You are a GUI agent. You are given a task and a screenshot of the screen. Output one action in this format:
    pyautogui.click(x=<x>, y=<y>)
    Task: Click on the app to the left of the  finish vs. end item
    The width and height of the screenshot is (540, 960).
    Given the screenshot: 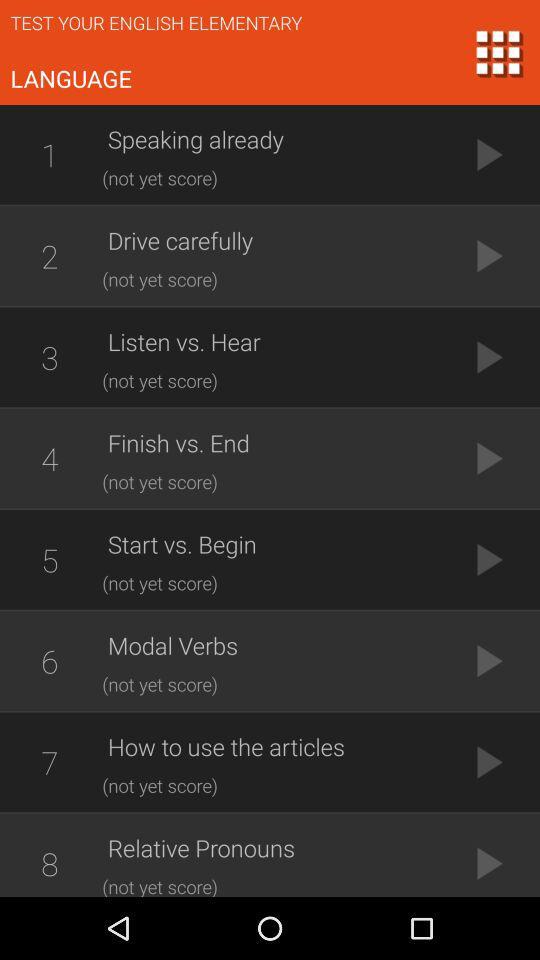 What is the action you would take?
    pyautogui.click(x=49, y=458)
    